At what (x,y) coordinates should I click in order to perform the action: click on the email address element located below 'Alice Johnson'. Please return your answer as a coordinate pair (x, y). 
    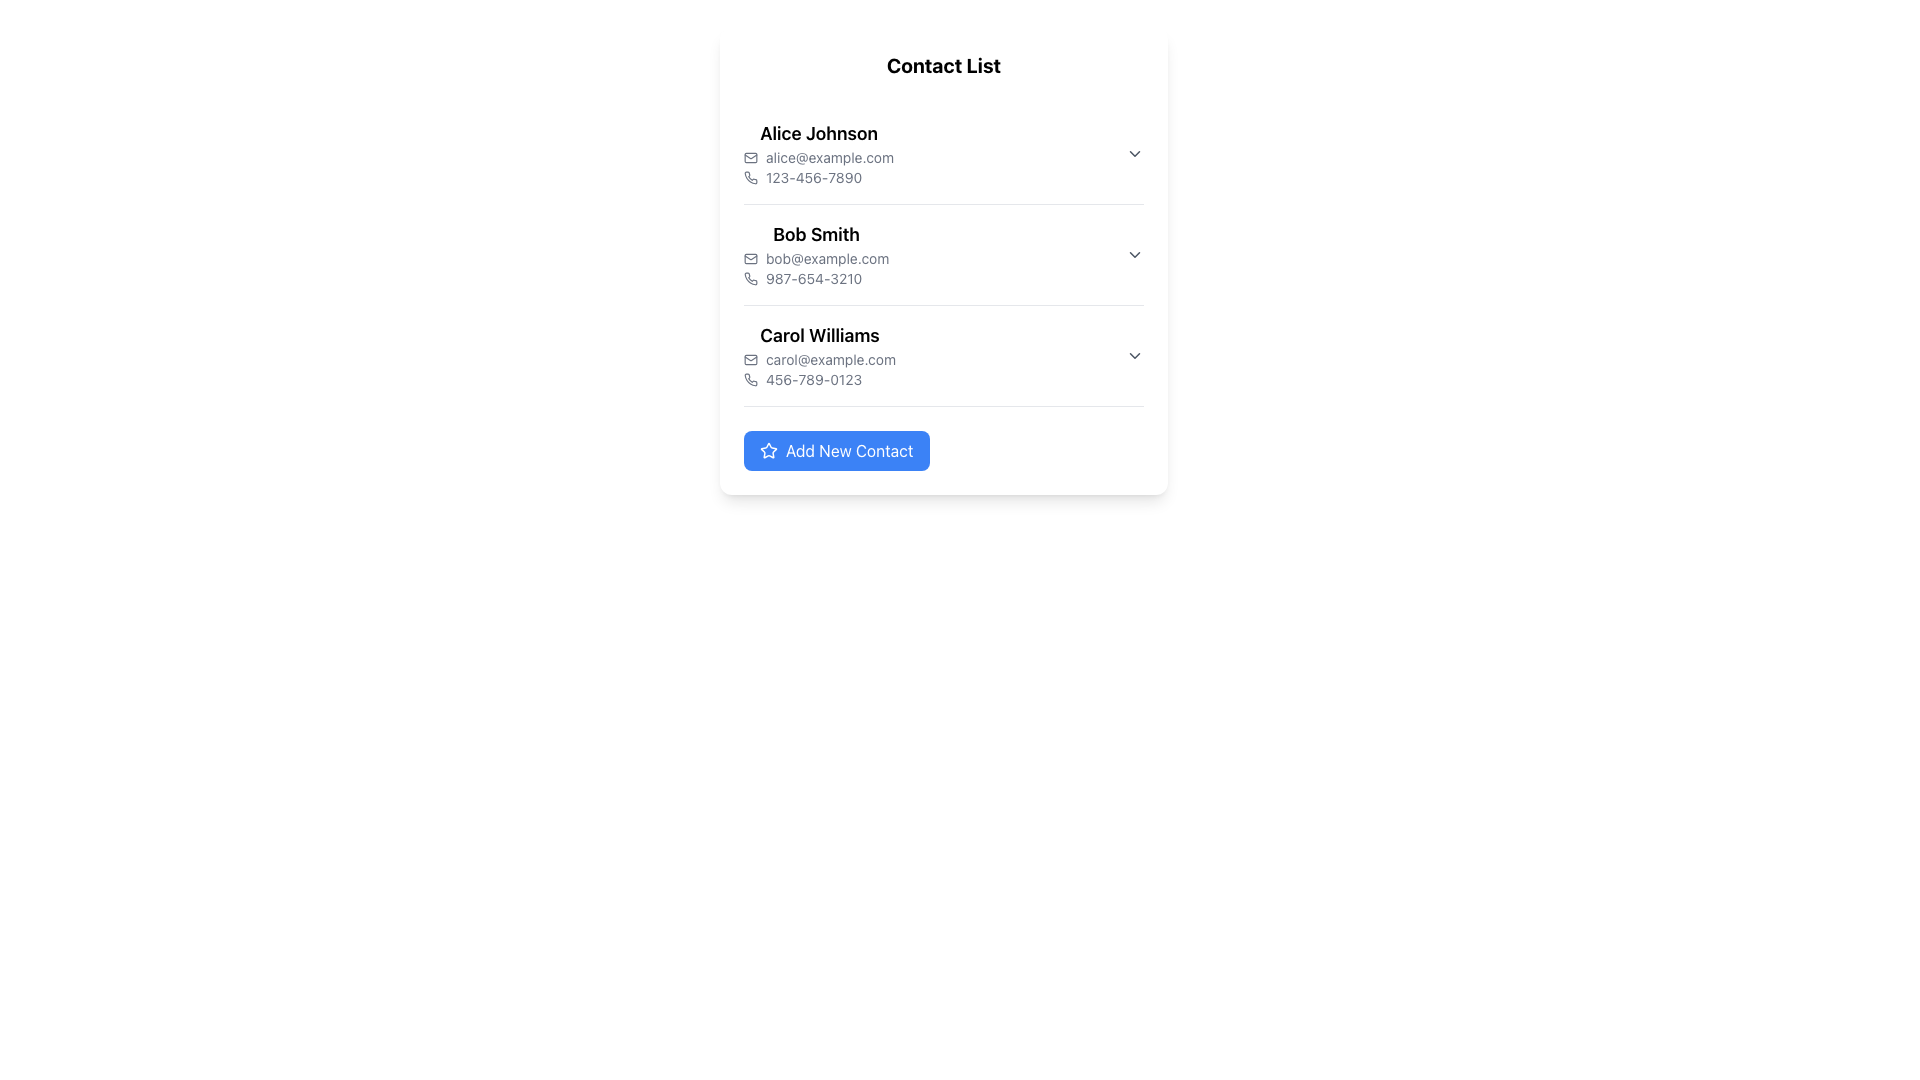
    Looking at the image, I should click on (819, 157).